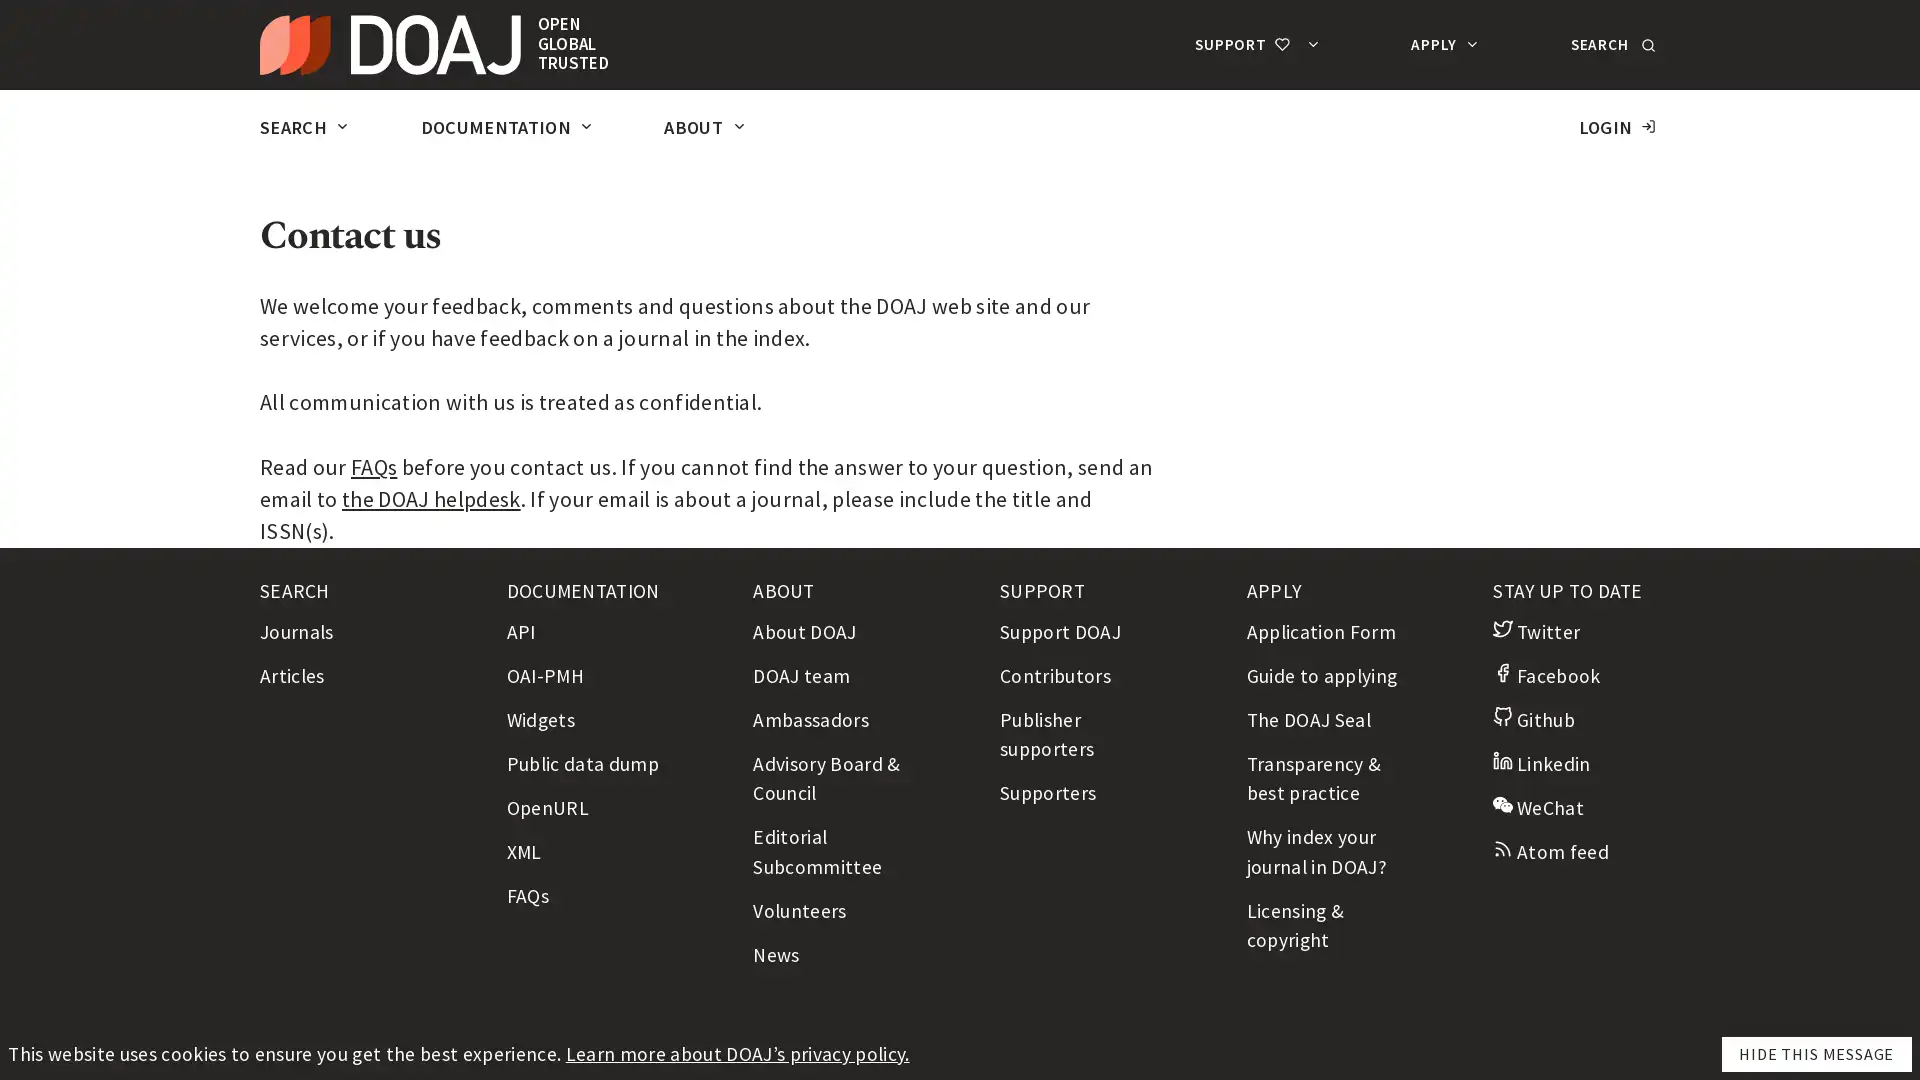 The width and height of the screenshot is (1920, 1080). I want to click on WeChat, so click(1537, 805).